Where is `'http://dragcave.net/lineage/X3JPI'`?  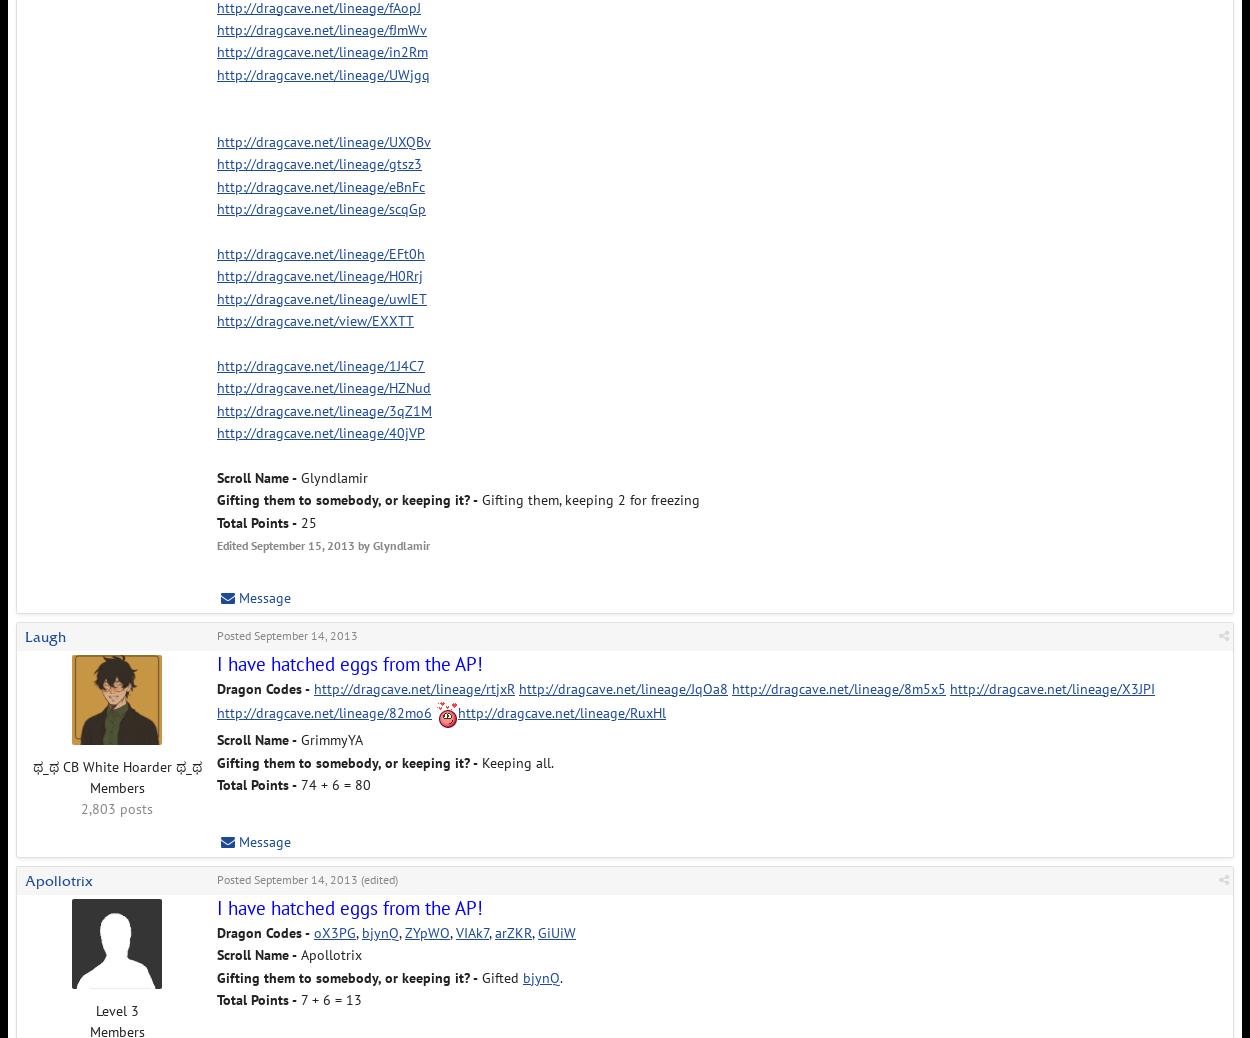
'http://dragcave.net/lineage/X3JPI' is located at coordinates (949, 686).